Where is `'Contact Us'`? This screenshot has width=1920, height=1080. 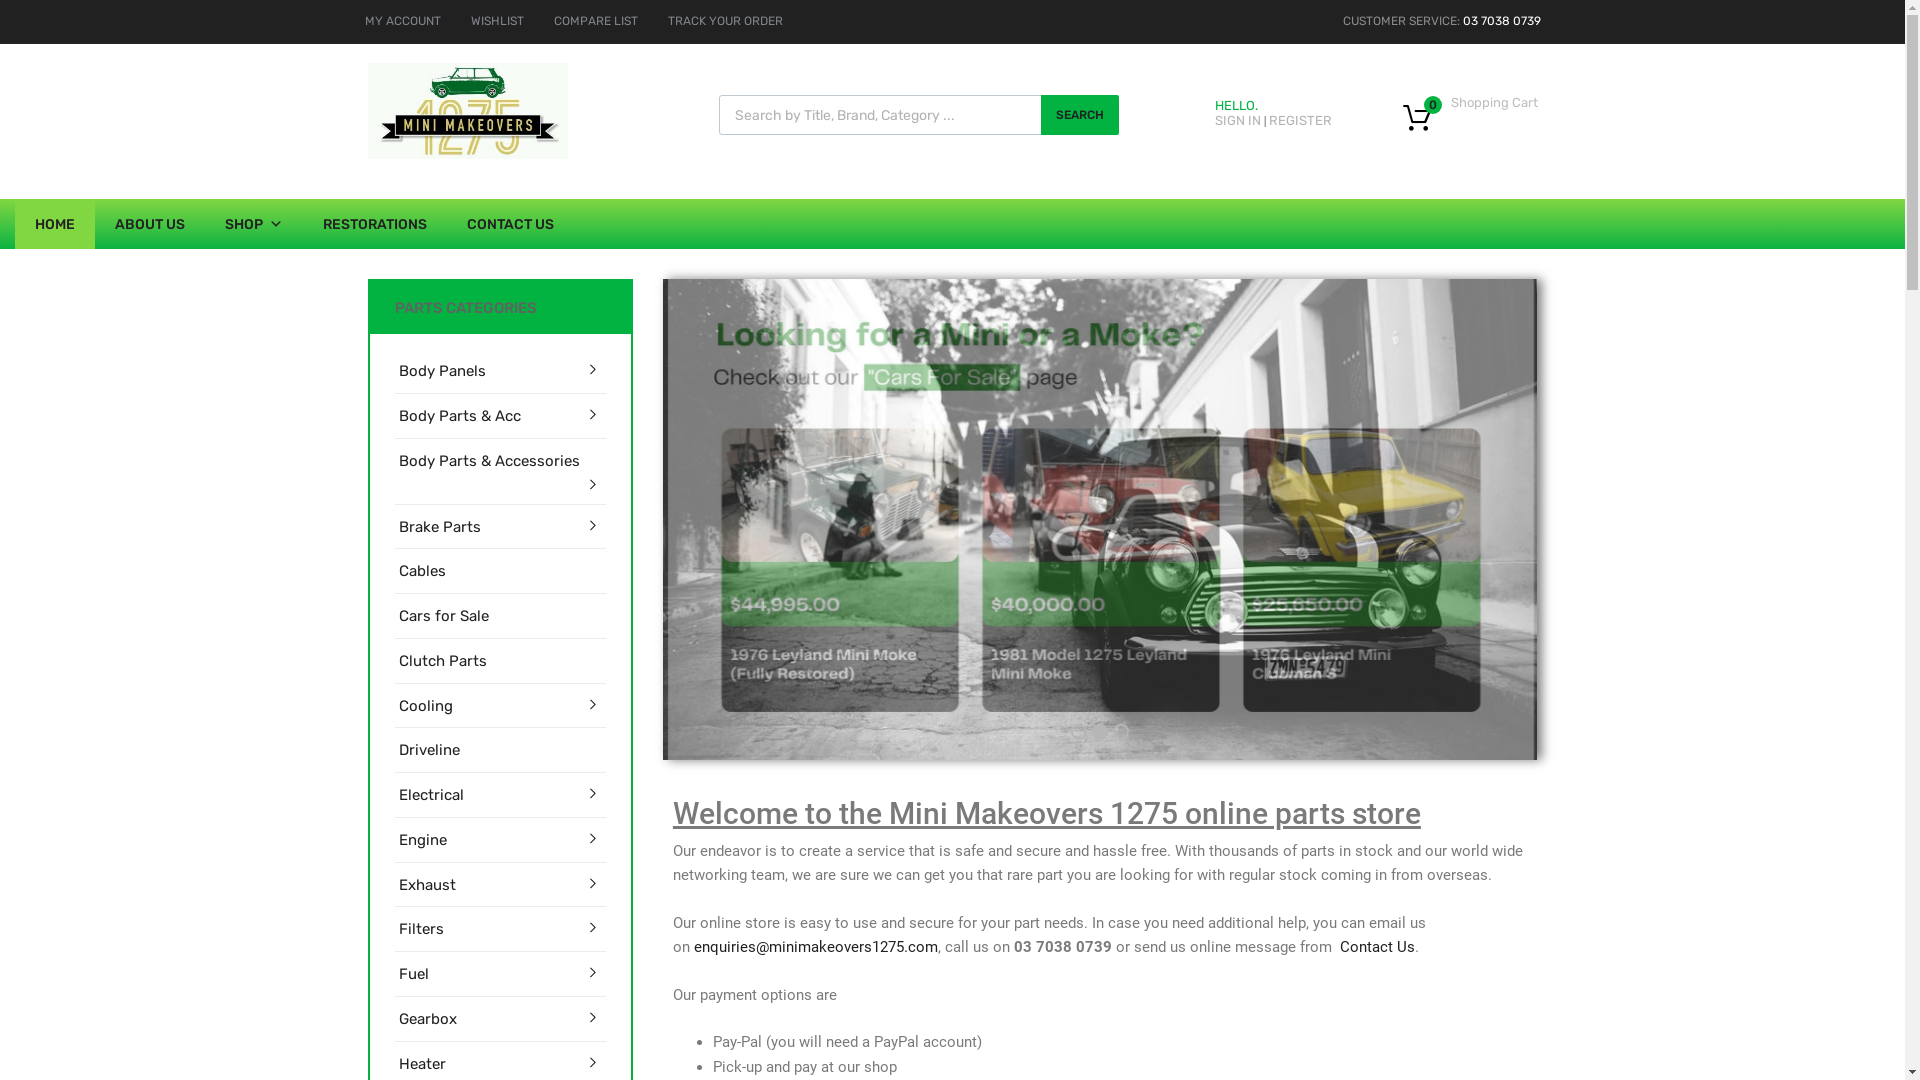
'Contact Us' is located at coordinates (1376, 946).